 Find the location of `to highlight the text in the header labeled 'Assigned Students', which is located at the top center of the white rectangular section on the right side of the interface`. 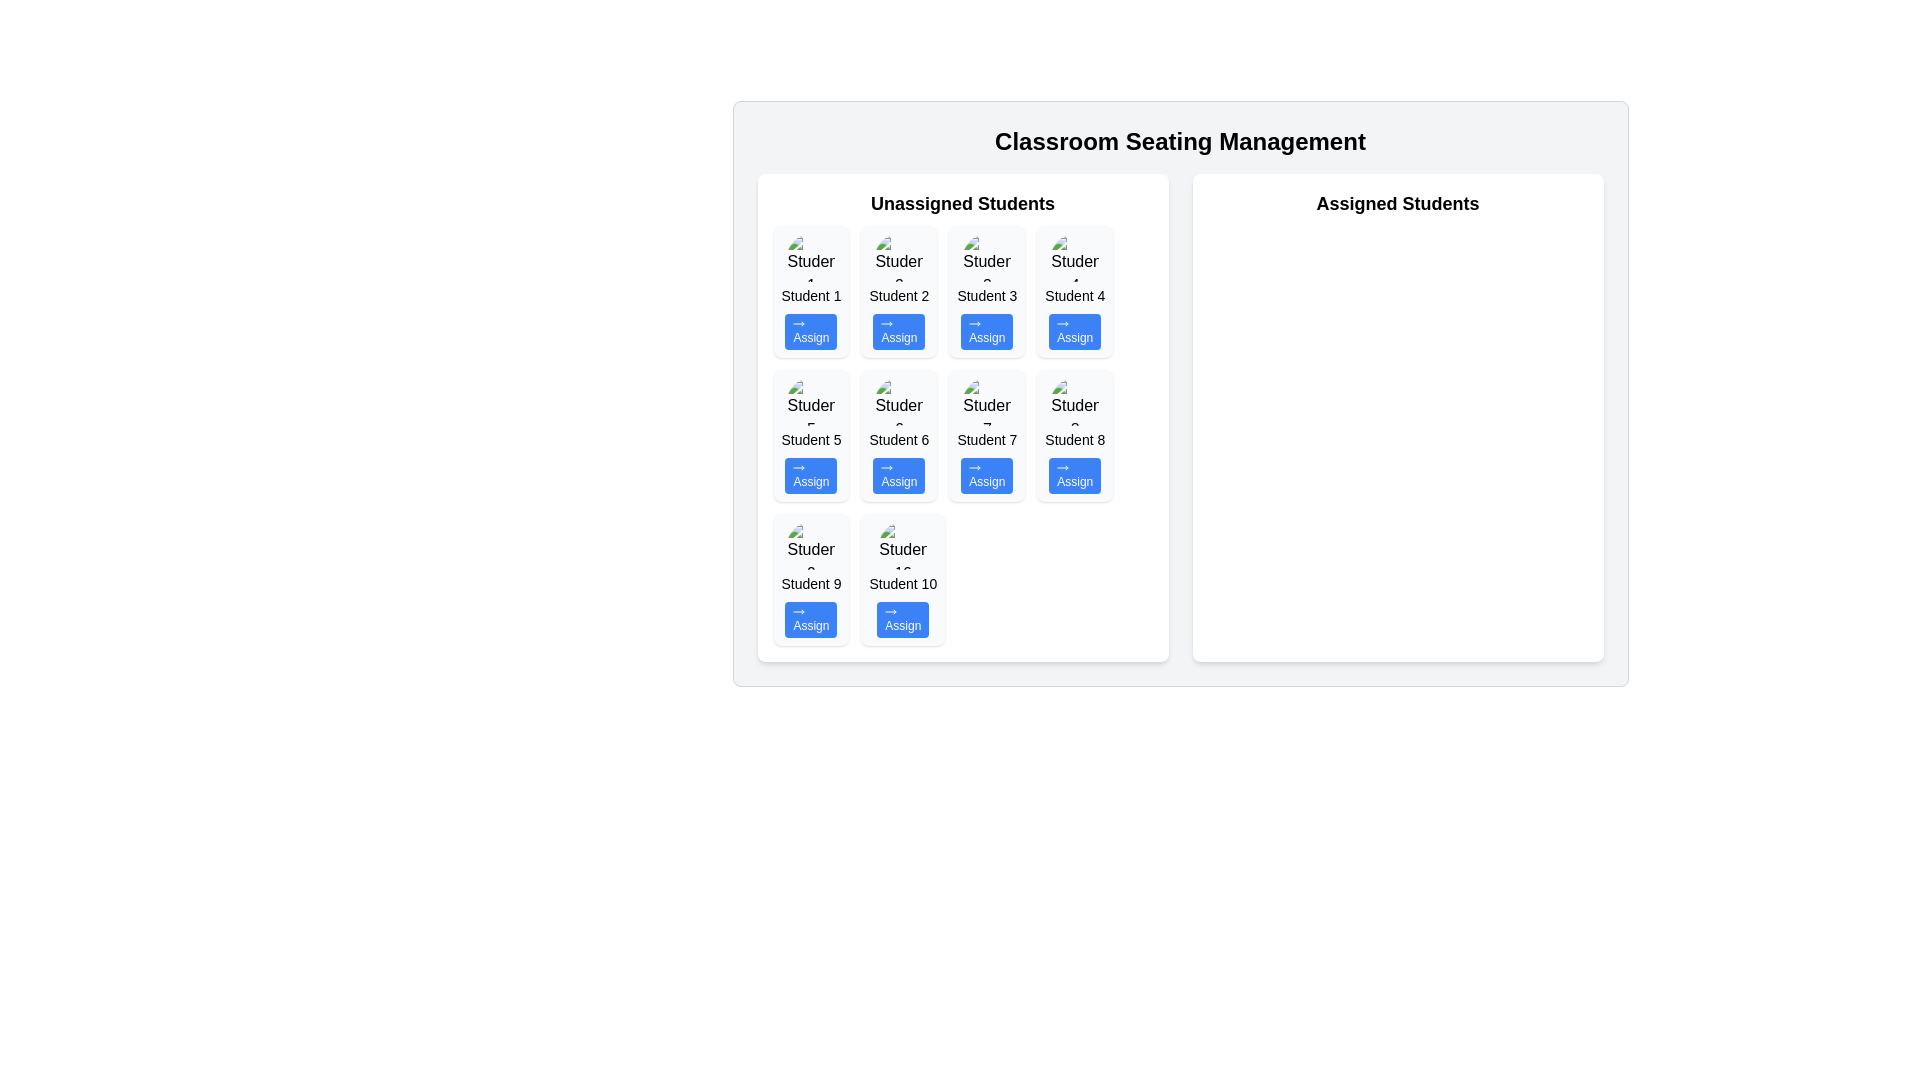

to highlight the text in the header labeled 'Assigned Students', which is located at the top center of the white rectangular section on the right side of the interface is located at coordinates (1396, 204).